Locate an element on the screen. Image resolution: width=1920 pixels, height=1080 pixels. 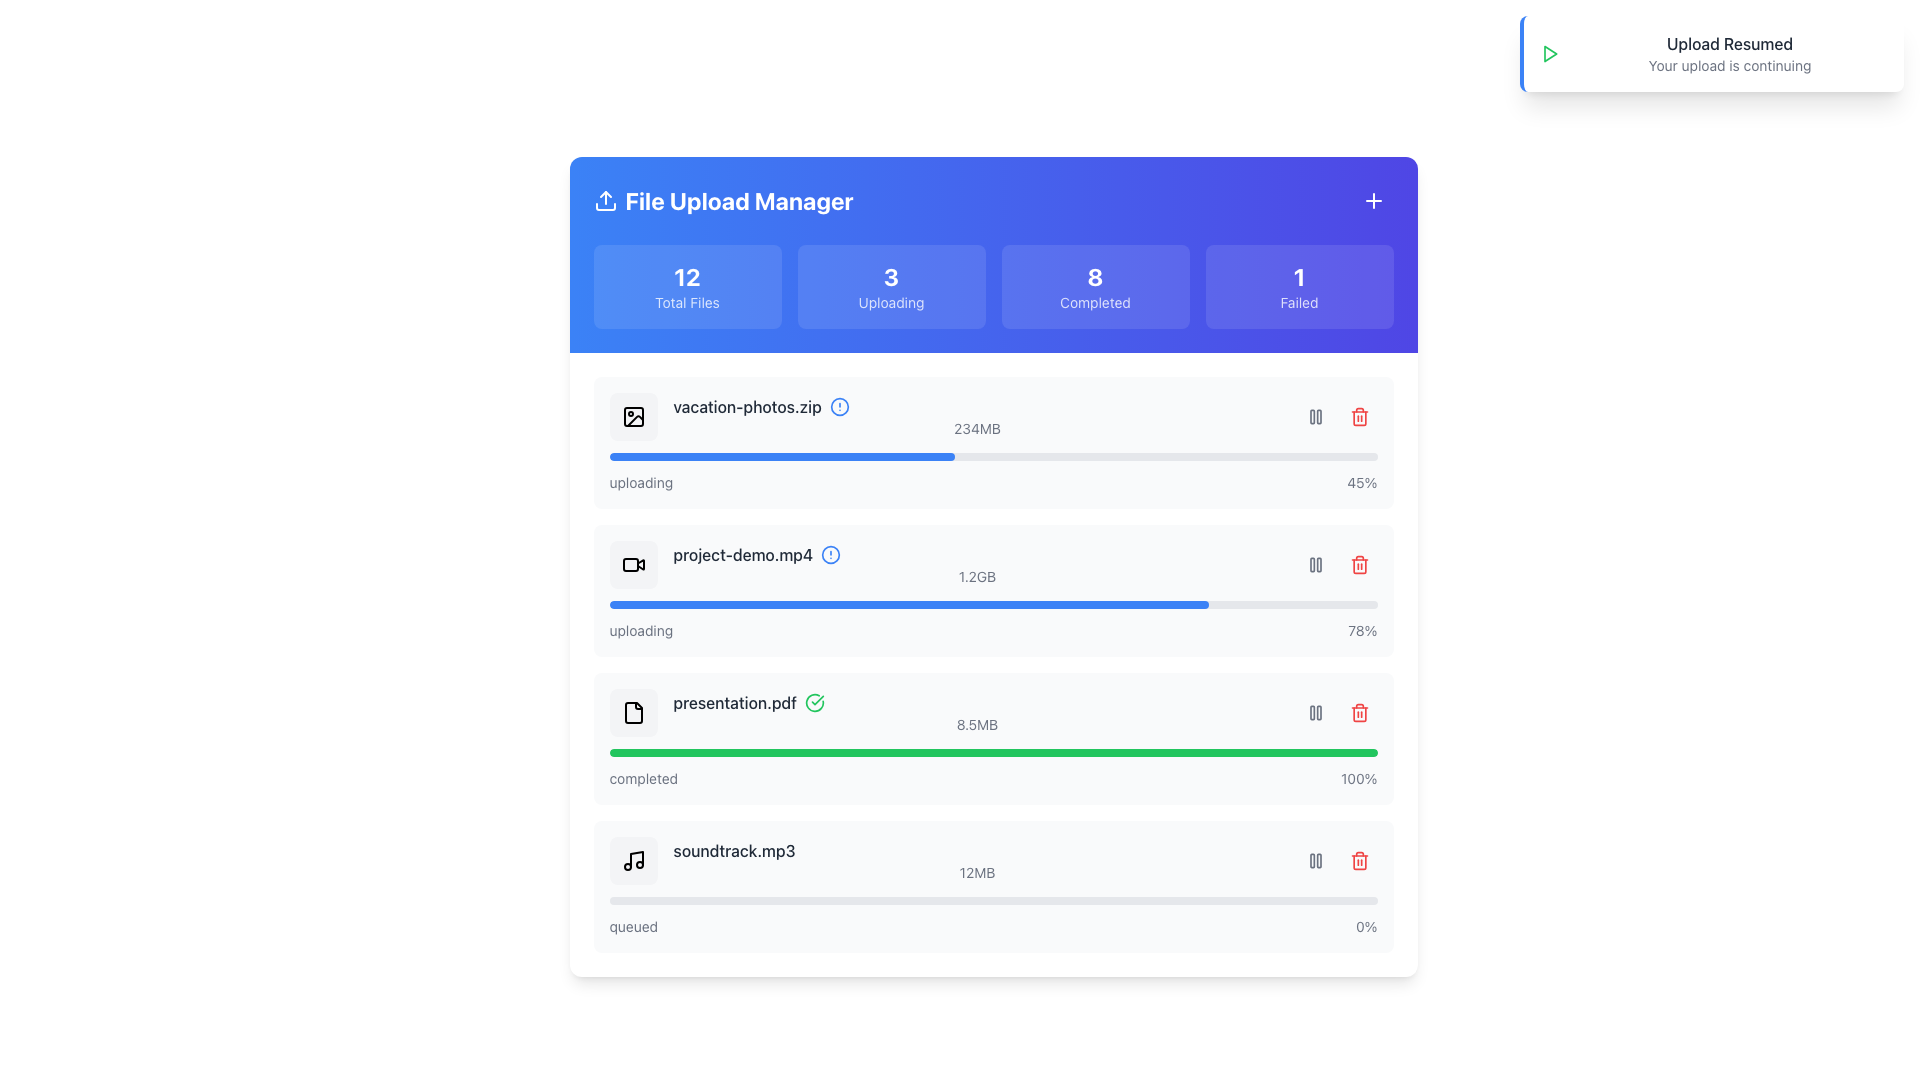
text information from the Notification card titled 'Upload Resumed' located at the top-right corner of the interface is located at coordinates (1712, 53).